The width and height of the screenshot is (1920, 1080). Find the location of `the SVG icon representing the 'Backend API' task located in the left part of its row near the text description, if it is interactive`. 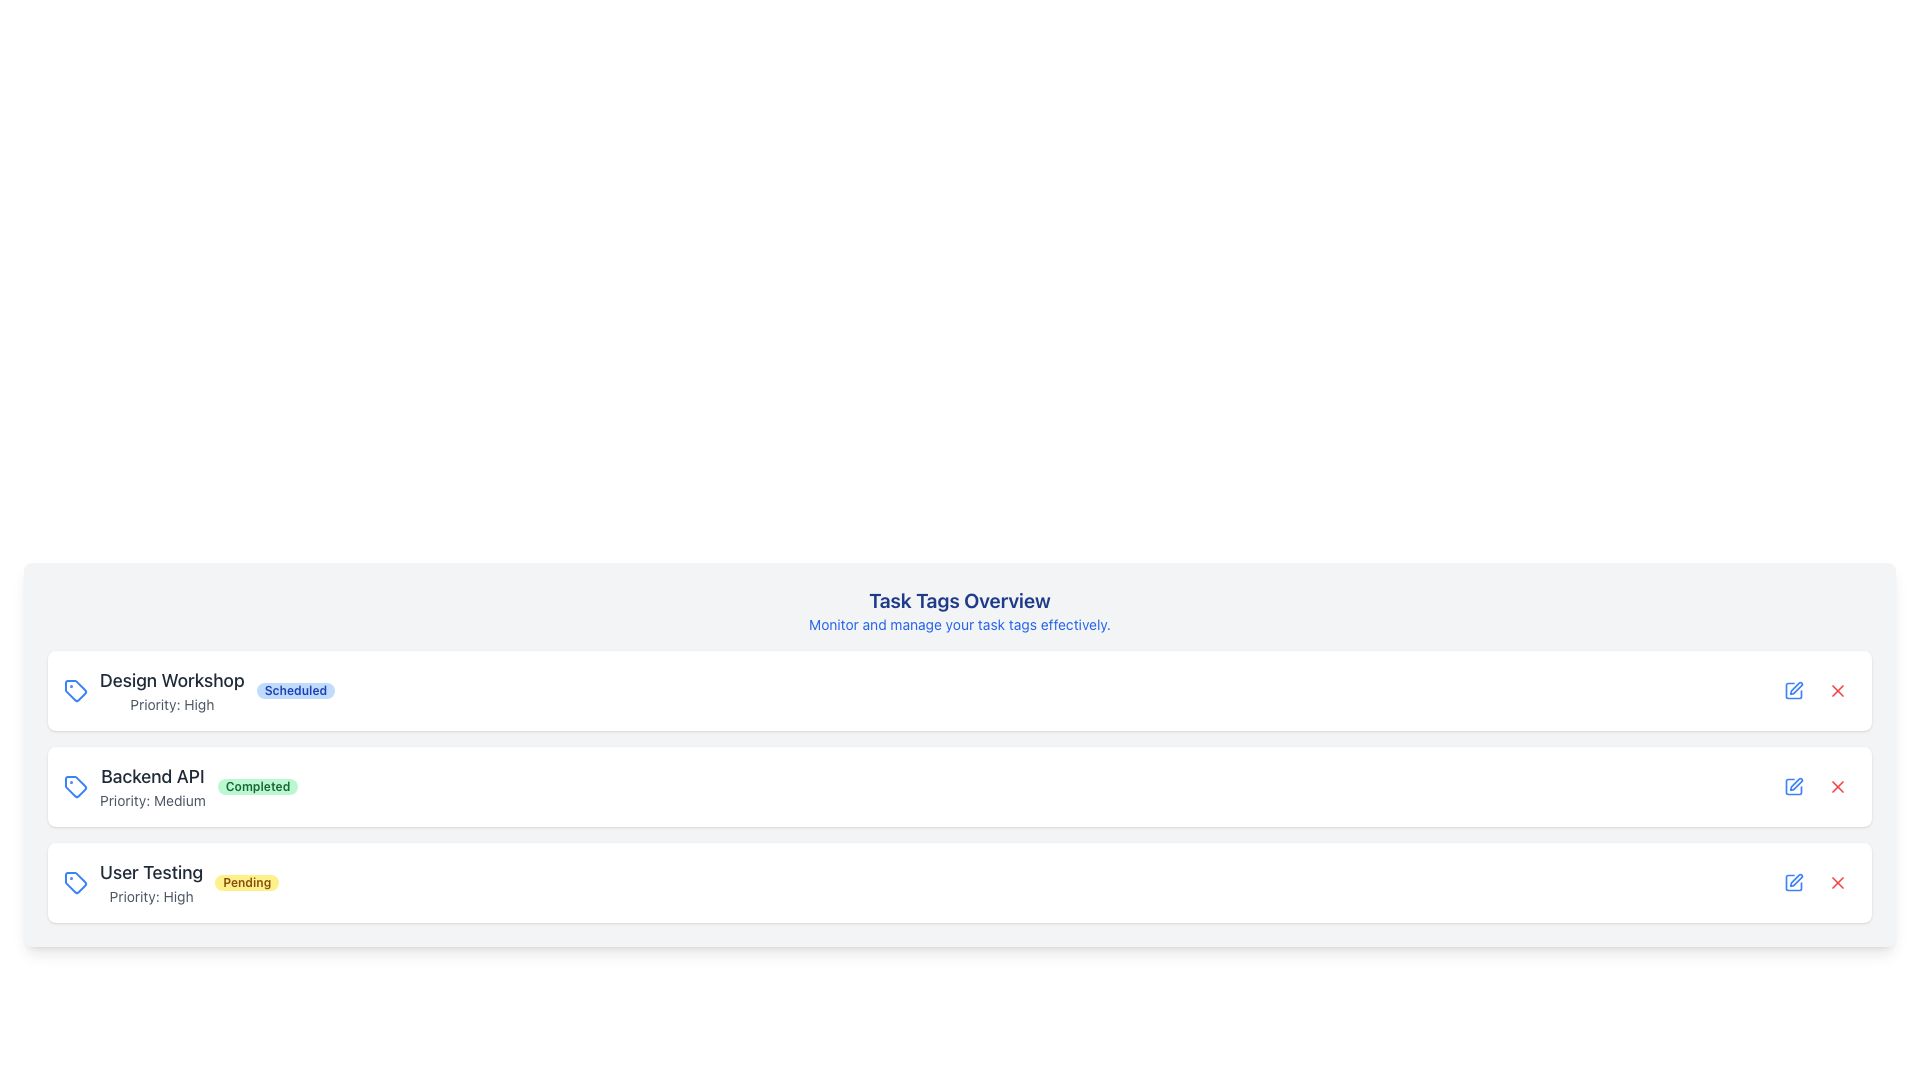

the SVG icon representing the 'Backend API' task located in the left part of its row near the text description, if it is interactive is located at coordinates (76, 785).